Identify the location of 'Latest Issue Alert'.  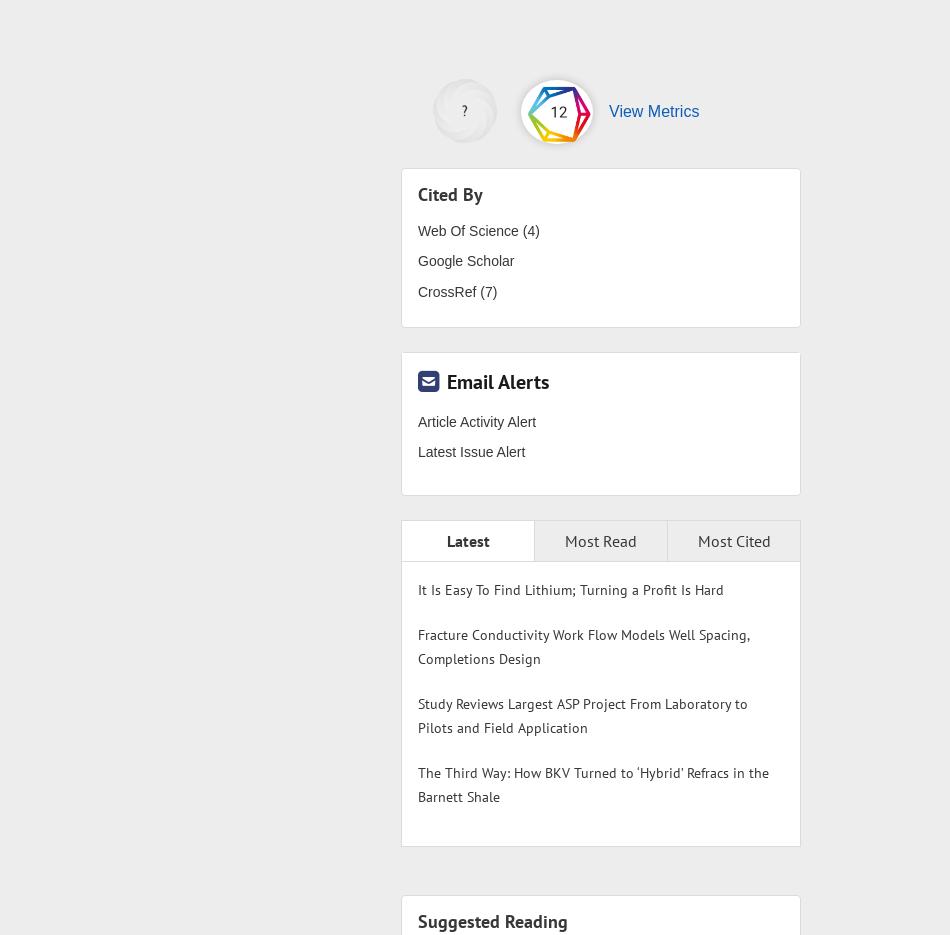
(470, 450).